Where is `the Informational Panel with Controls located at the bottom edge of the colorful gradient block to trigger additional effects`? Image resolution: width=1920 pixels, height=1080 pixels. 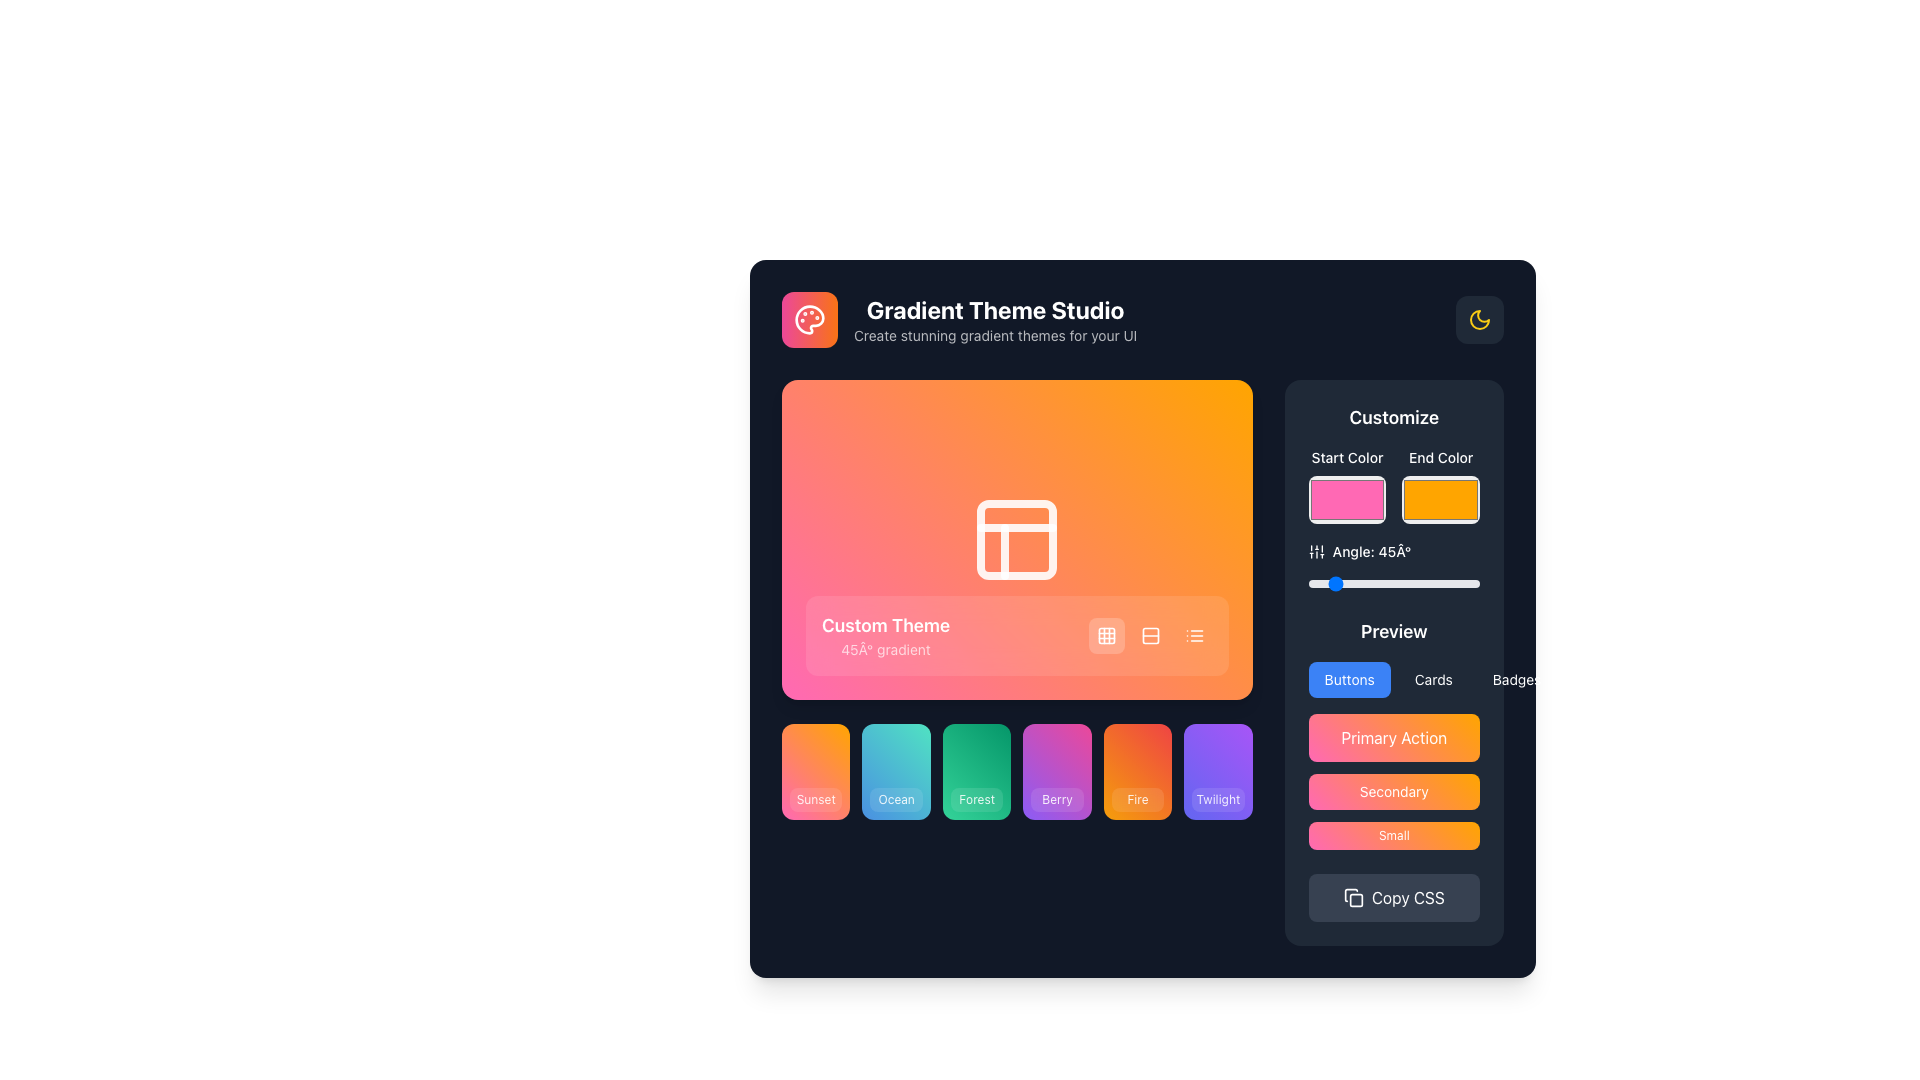
the Informational Panel with Controls located at the bottom edge of the colorful gradient block to trigger additional effects is located at coordinates (1017, 636).